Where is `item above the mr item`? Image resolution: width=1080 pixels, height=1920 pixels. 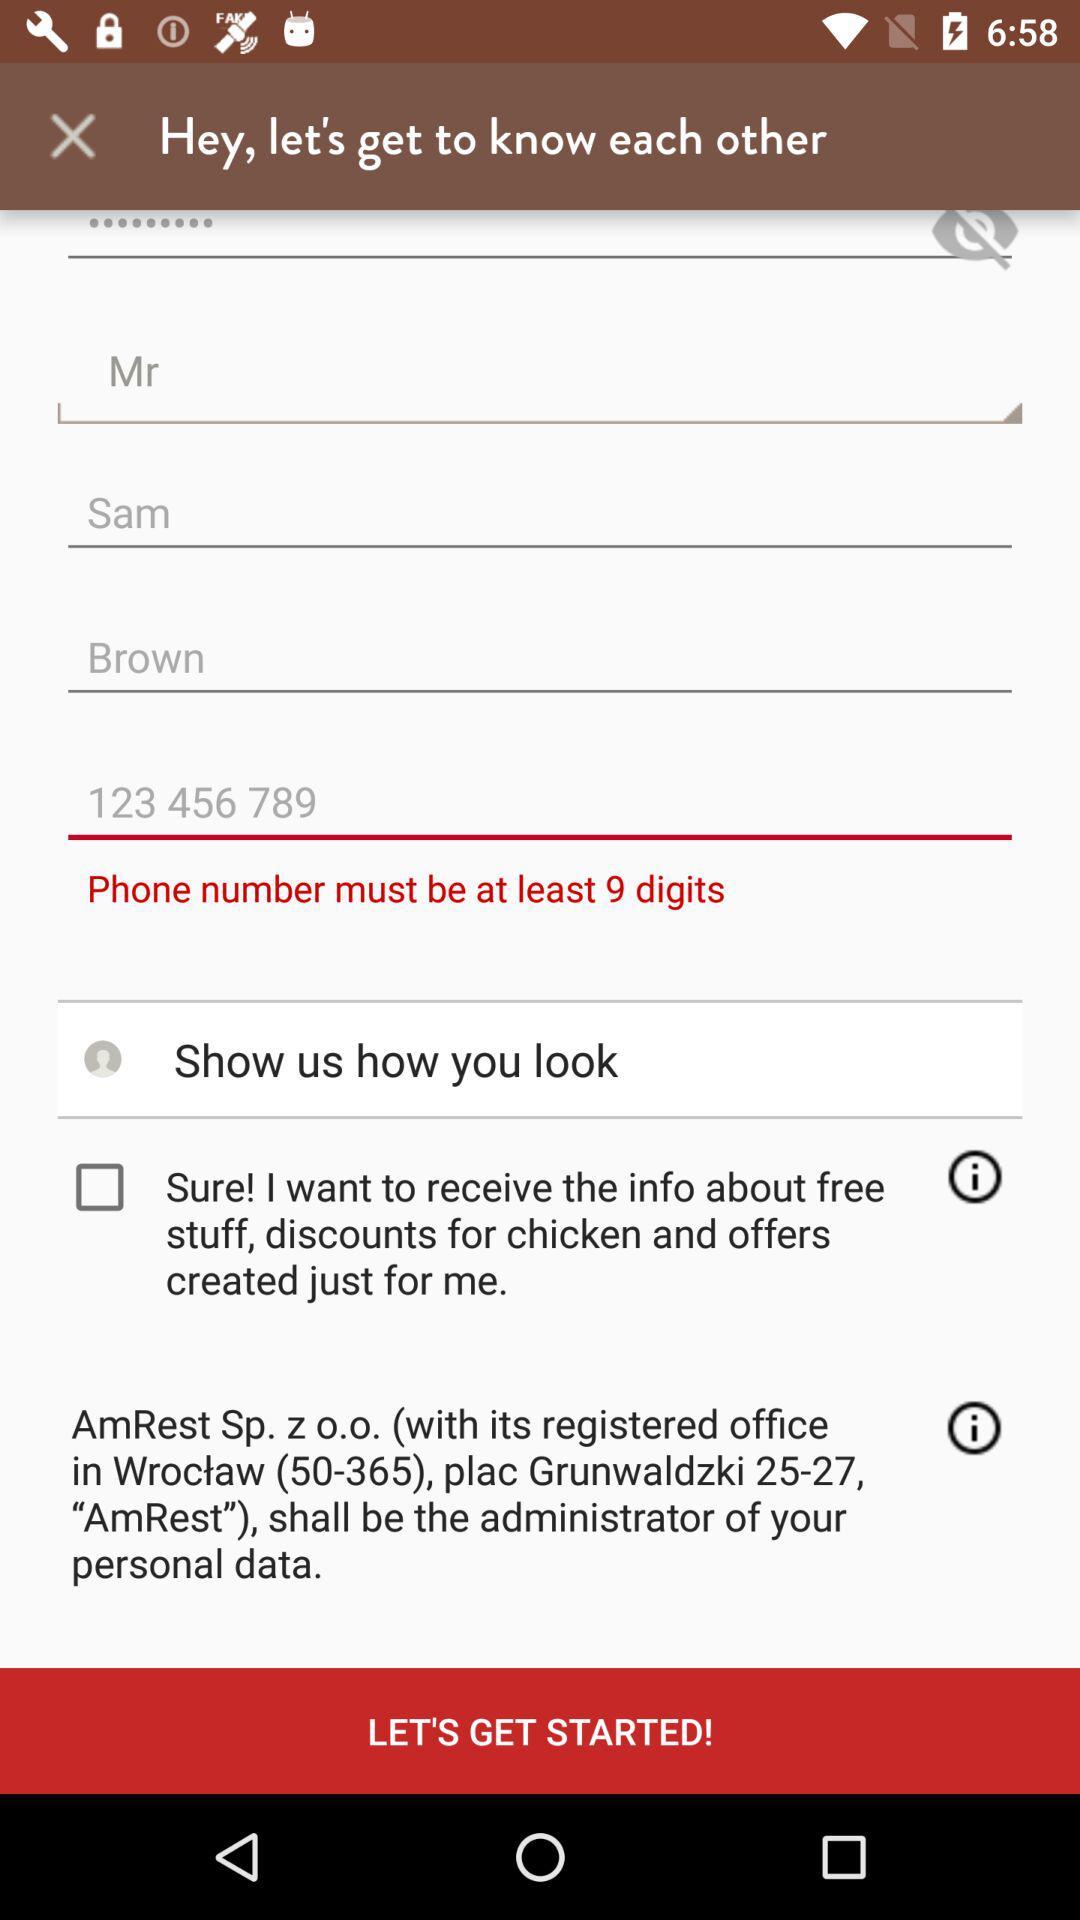
item above the mr item is located at coordinates (540, 243).